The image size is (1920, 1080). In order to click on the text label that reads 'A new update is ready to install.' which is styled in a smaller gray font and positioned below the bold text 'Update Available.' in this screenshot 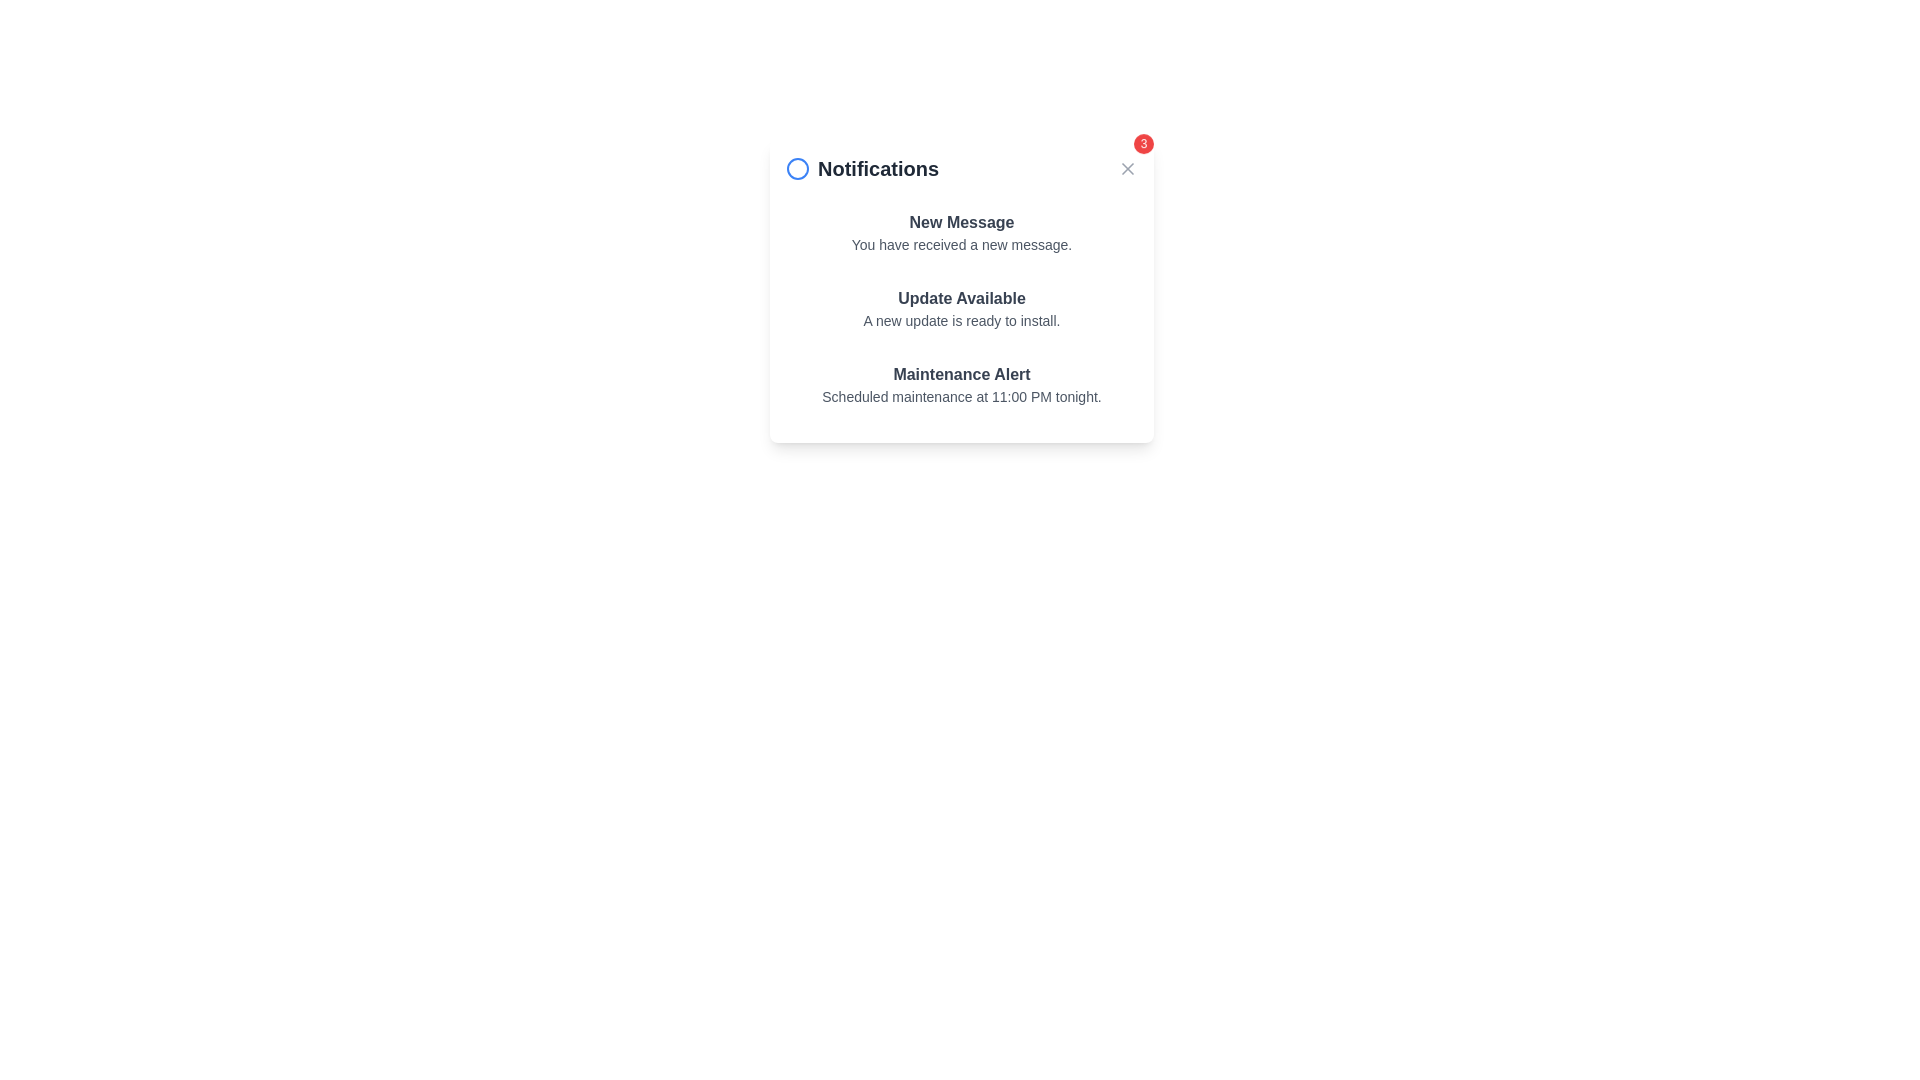, I will do `click(961, 319)`.